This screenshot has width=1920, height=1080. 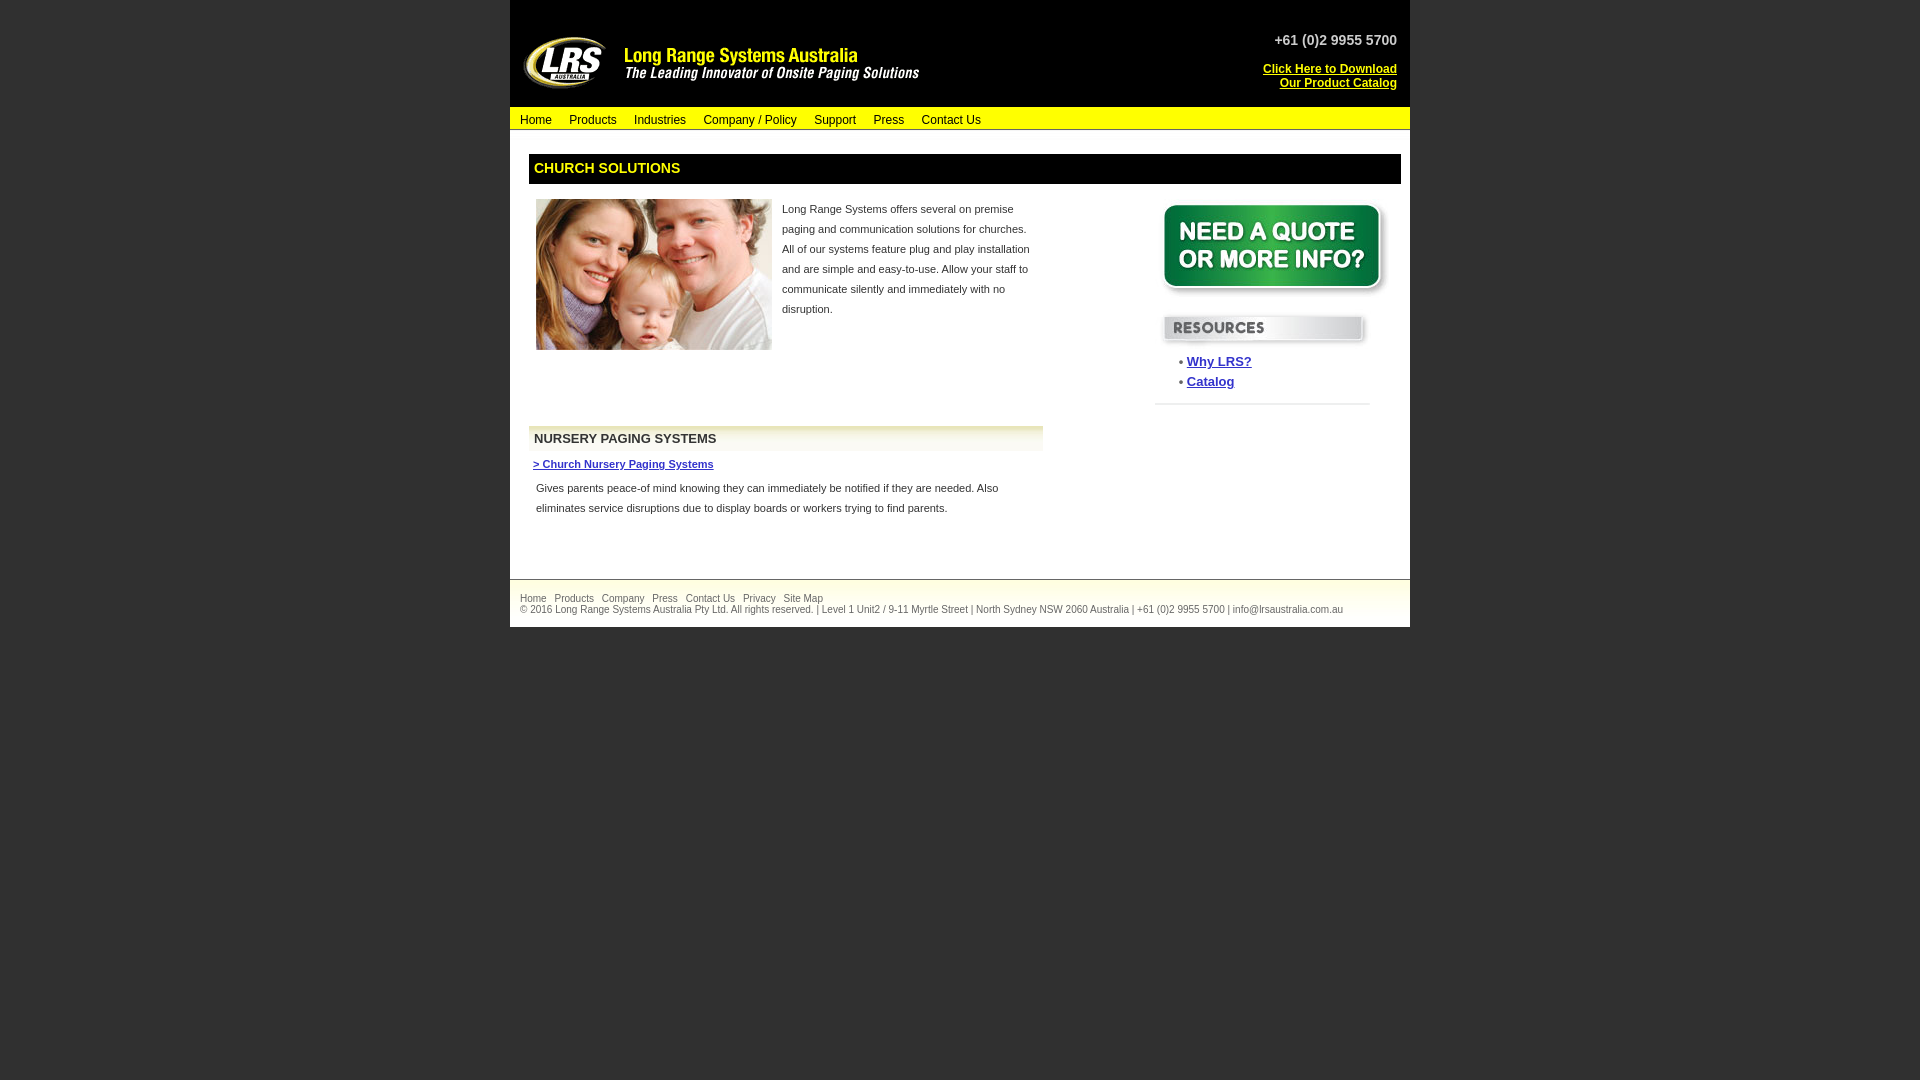 I want to click on 'Contact Us', so click(x=947, y=119).